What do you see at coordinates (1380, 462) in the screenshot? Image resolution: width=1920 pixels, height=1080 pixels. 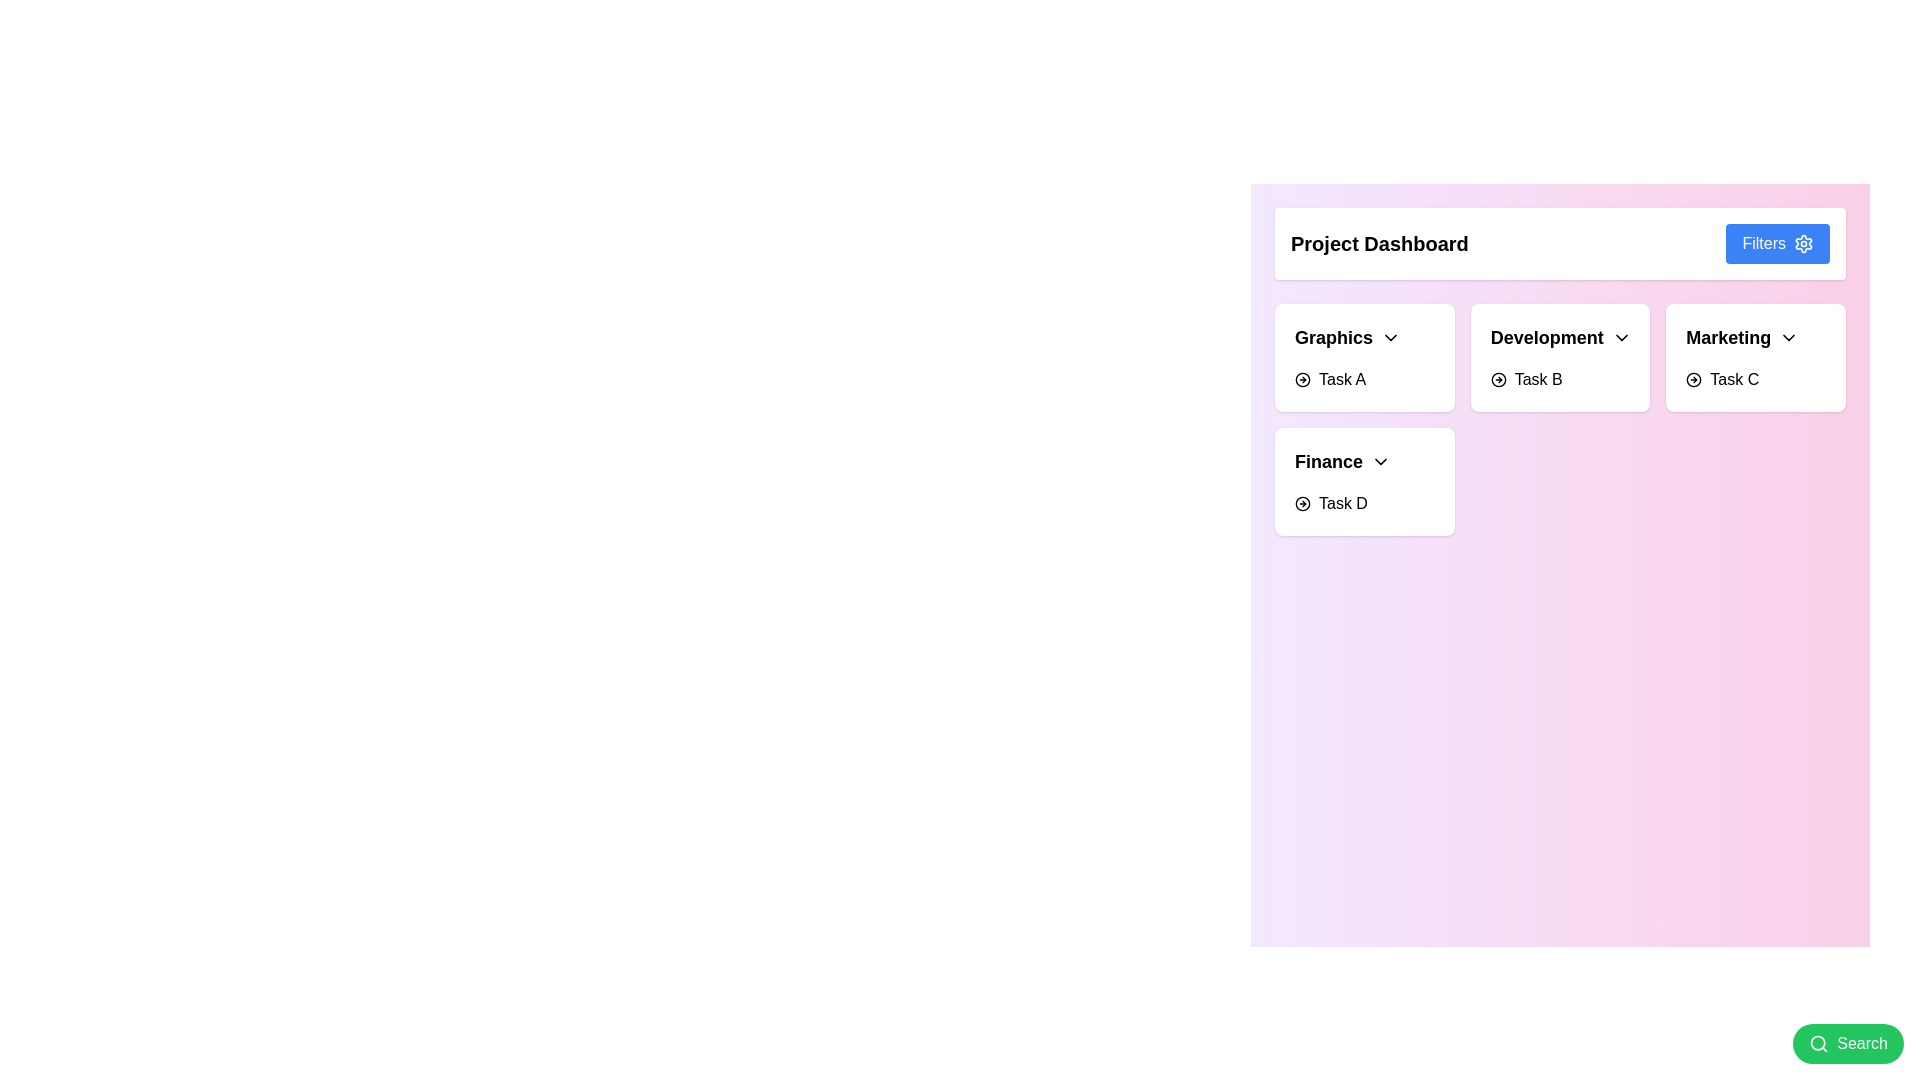 I see `the downward-pointing chevron icon located at the far-right end of the 'Finance' section title` at bounding box center [1380, 462].